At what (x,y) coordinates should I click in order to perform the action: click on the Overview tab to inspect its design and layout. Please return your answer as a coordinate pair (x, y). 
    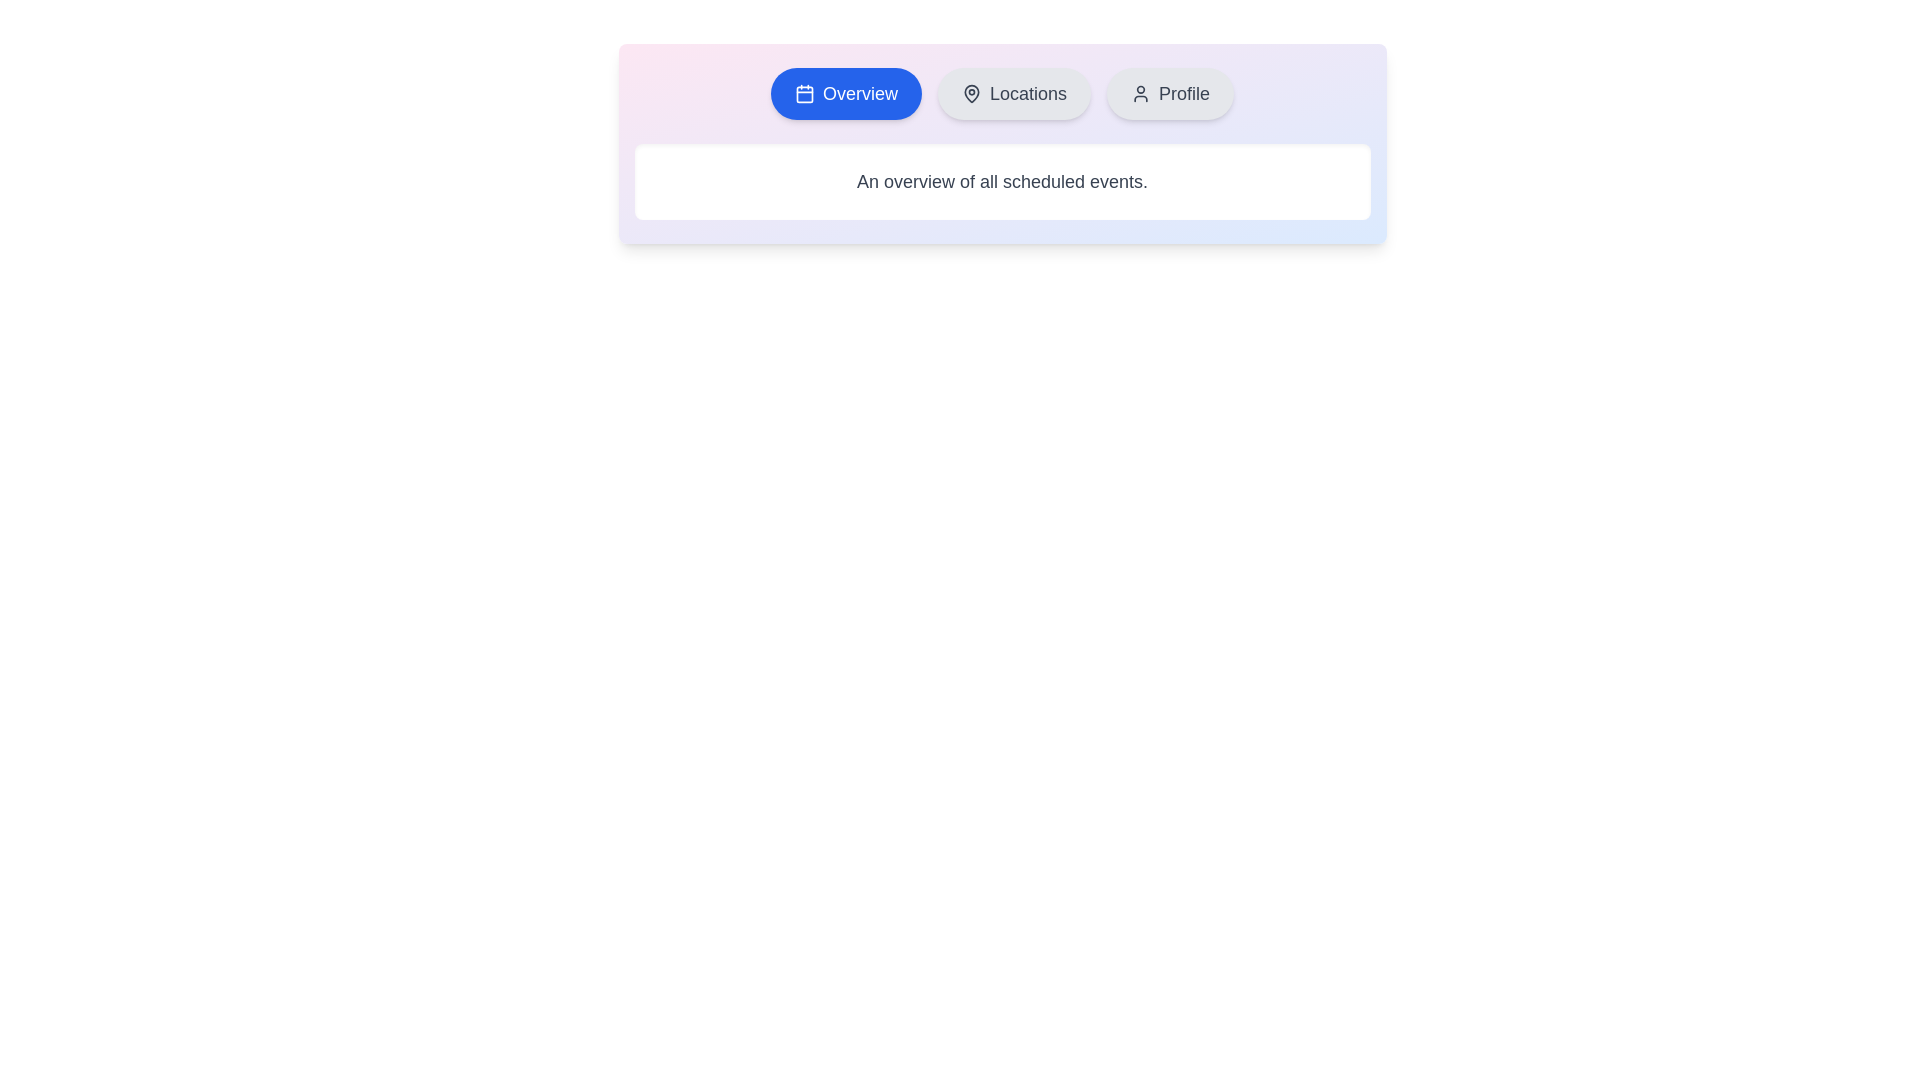
    Looking at the image, I should click on (846, 93).